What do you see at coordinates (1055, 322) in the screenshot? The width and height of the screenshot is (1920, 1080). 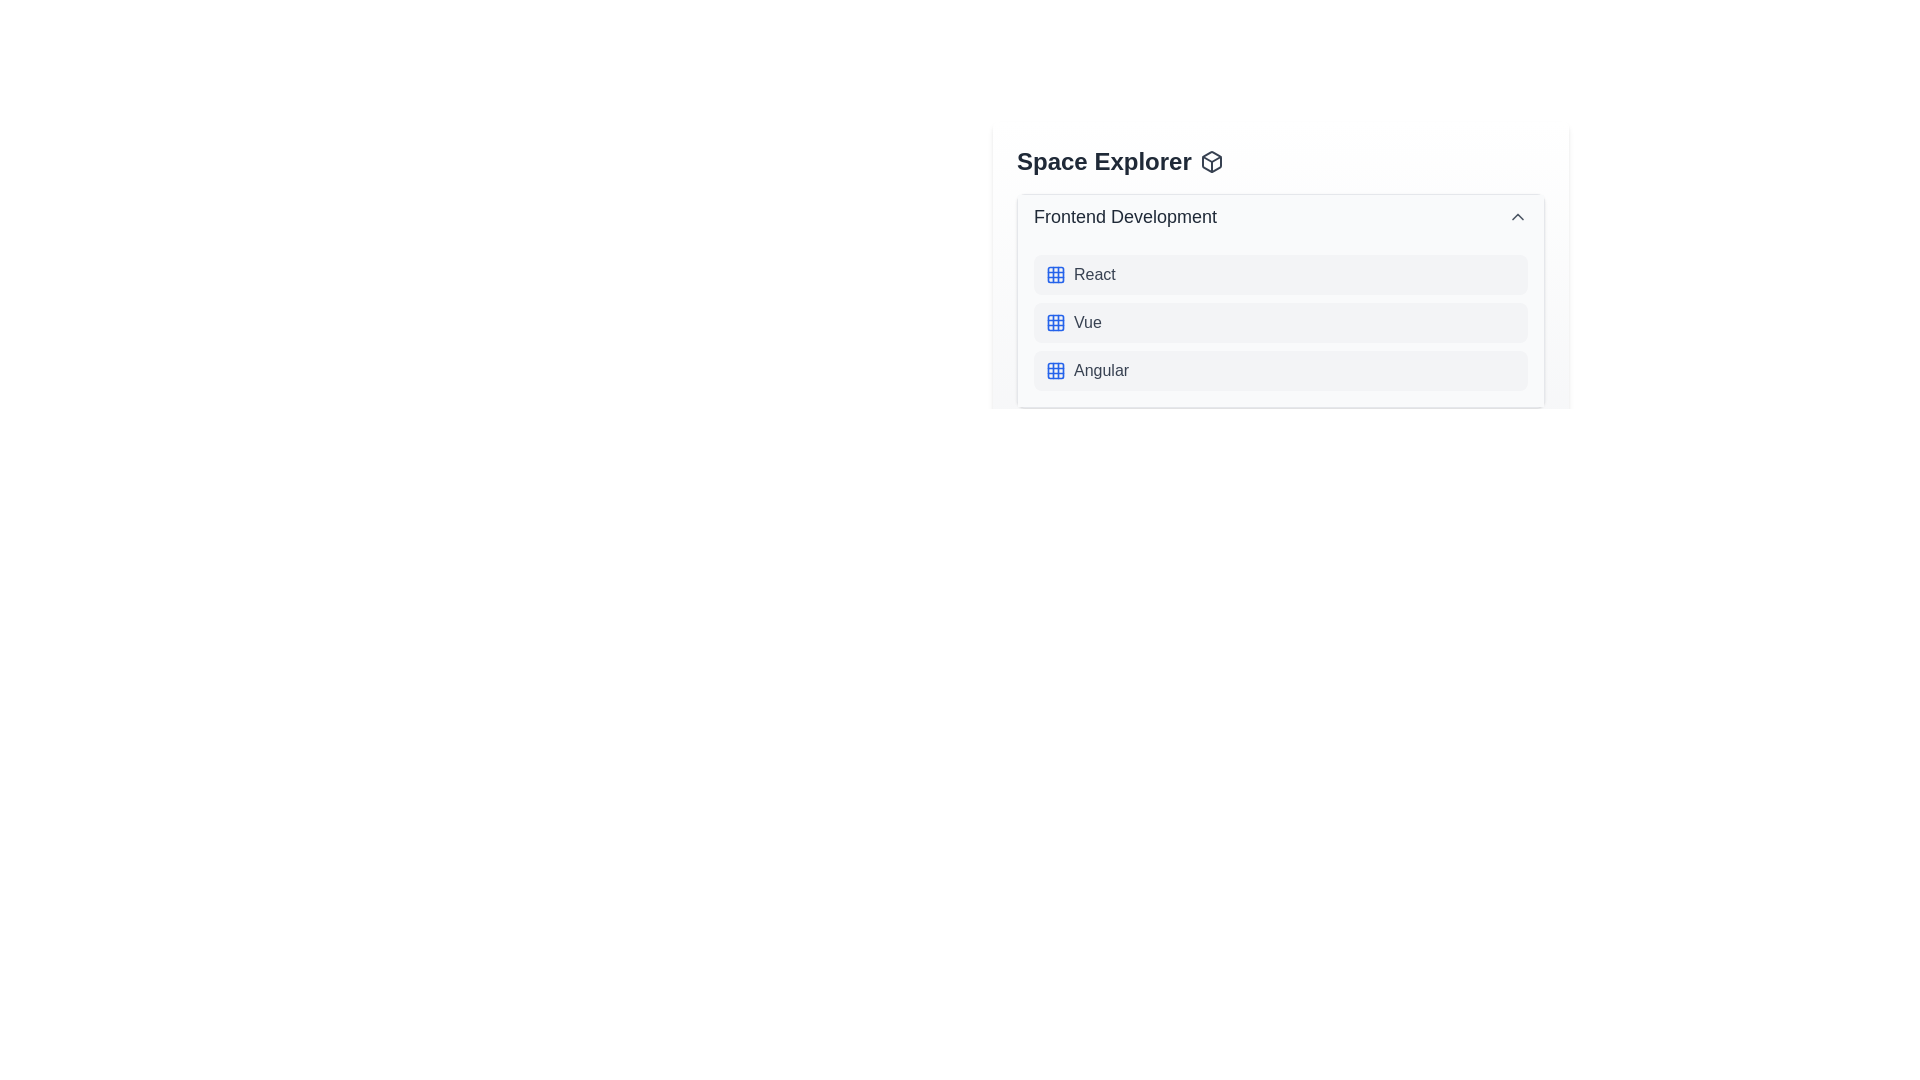 I see `the Vue framework icon, which is represented as a grid symbol in the list of frontend frameworks under 'Frontend Development' in the 'Space Explorer' section` at bounding box center [1055, 322].